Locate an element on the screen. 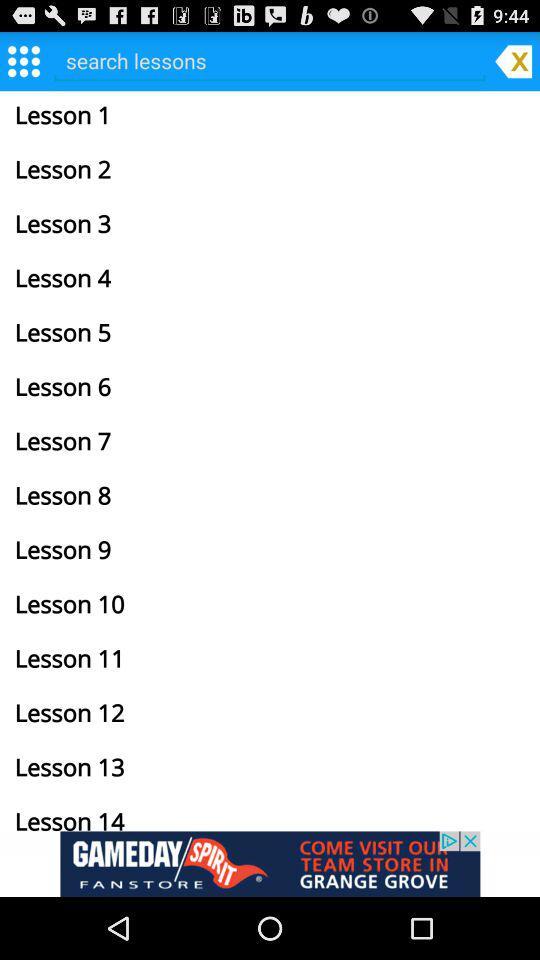 The image size is (540, 960). close is located at coordinates (513, 59).